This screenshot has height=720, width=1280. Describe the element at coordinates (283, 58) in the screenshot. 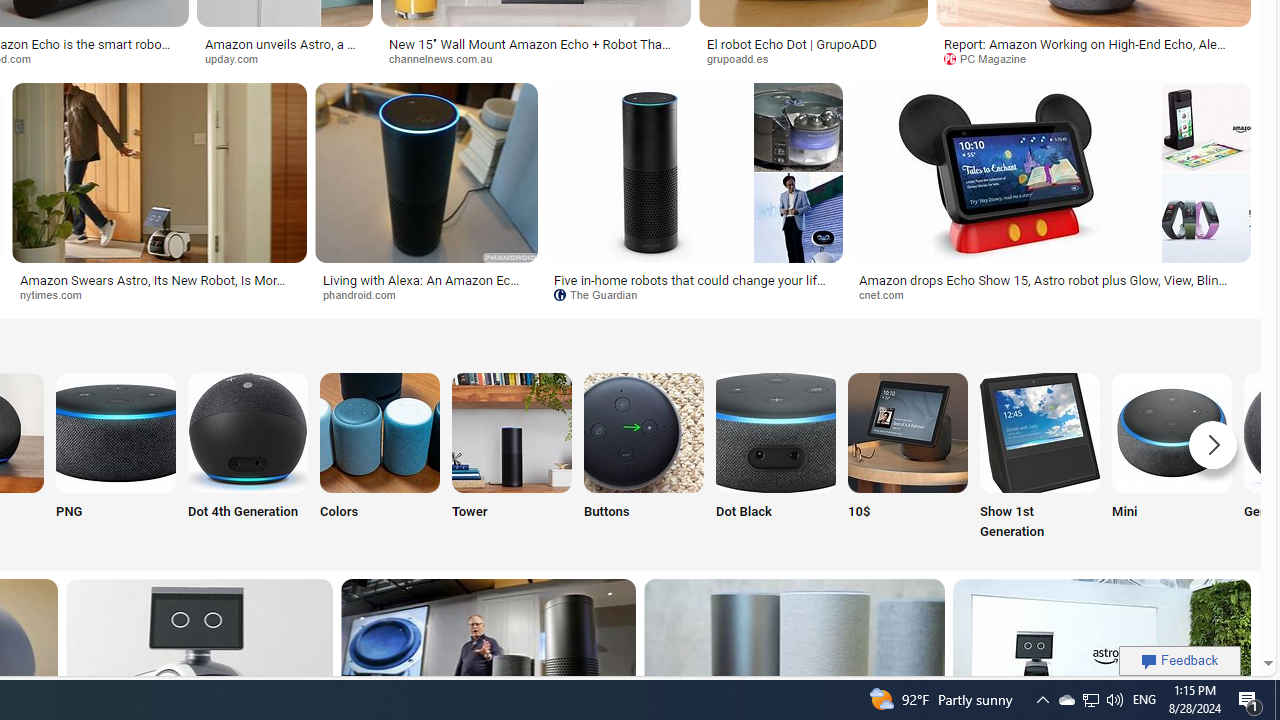

I see `'upday.com'` at that location.